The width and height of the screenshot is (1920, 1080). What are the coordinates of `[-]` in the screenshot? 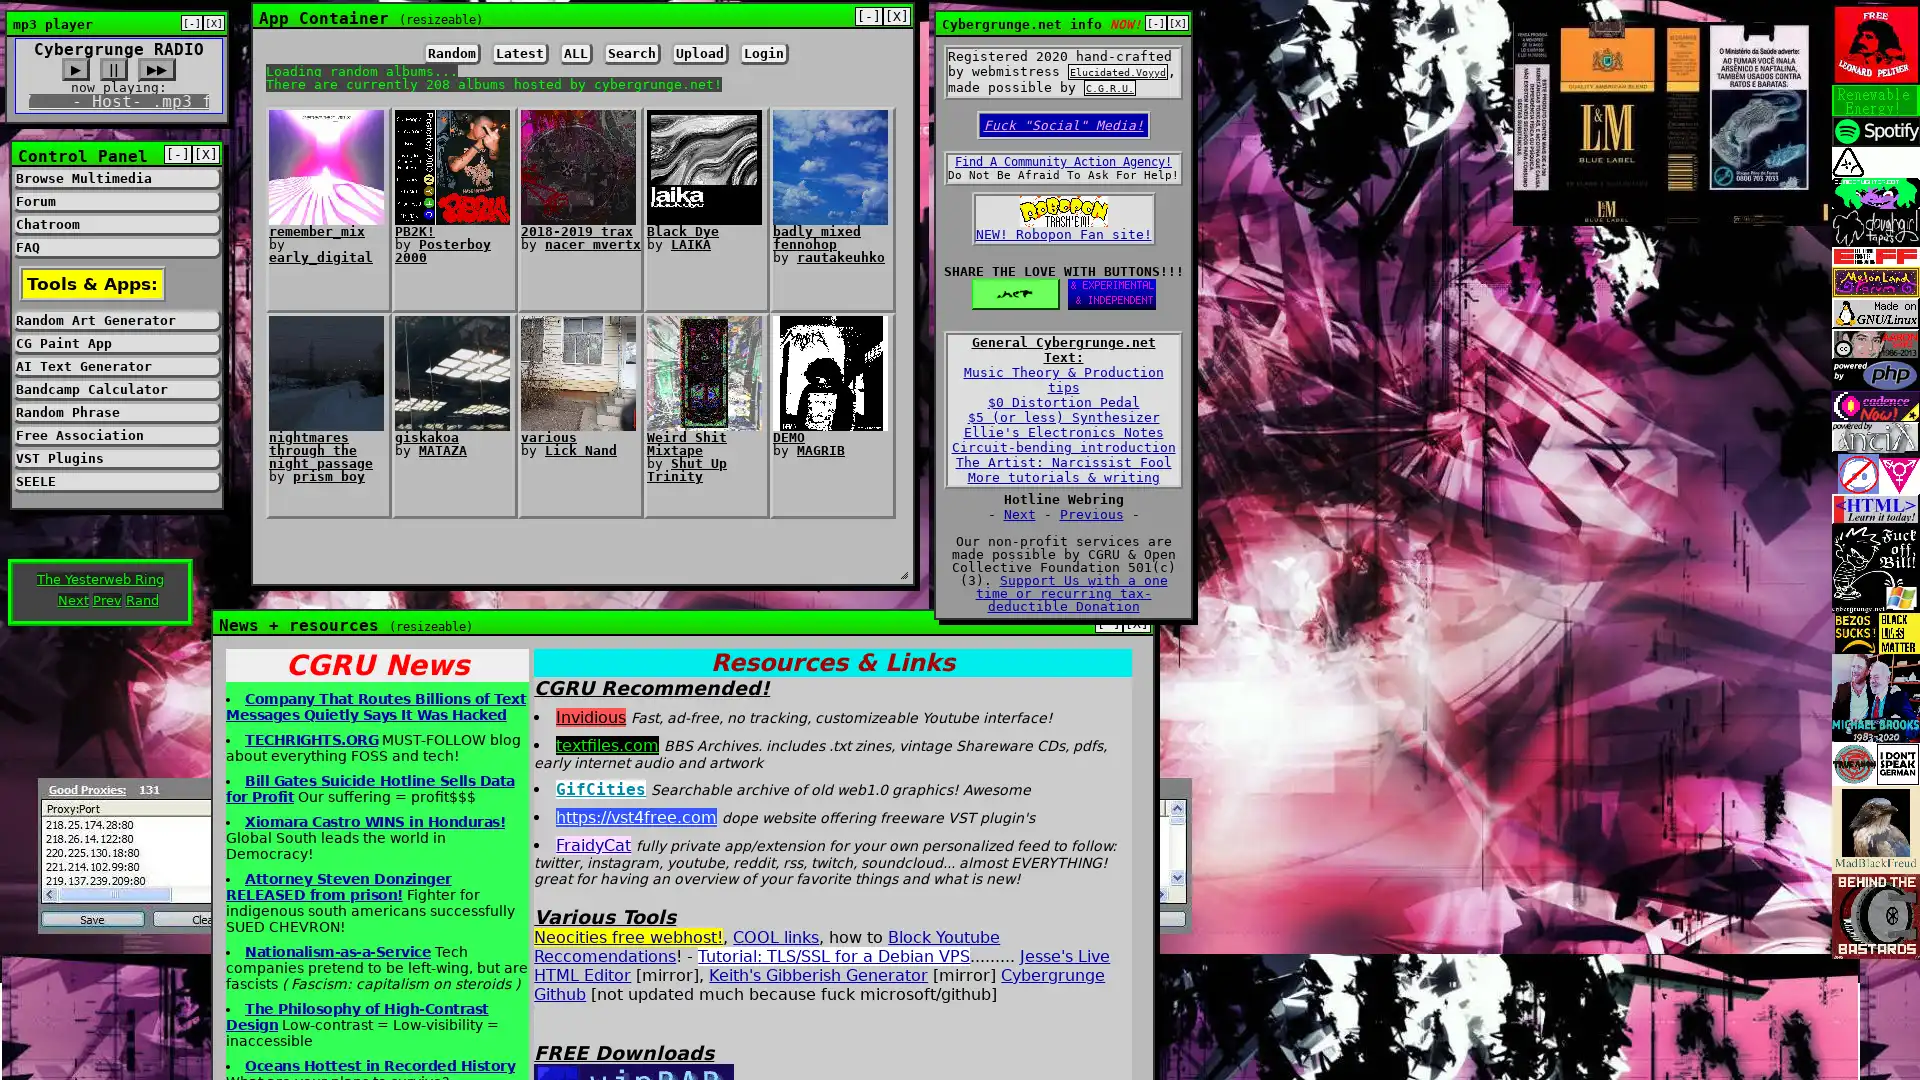 It's located at (868, 16).